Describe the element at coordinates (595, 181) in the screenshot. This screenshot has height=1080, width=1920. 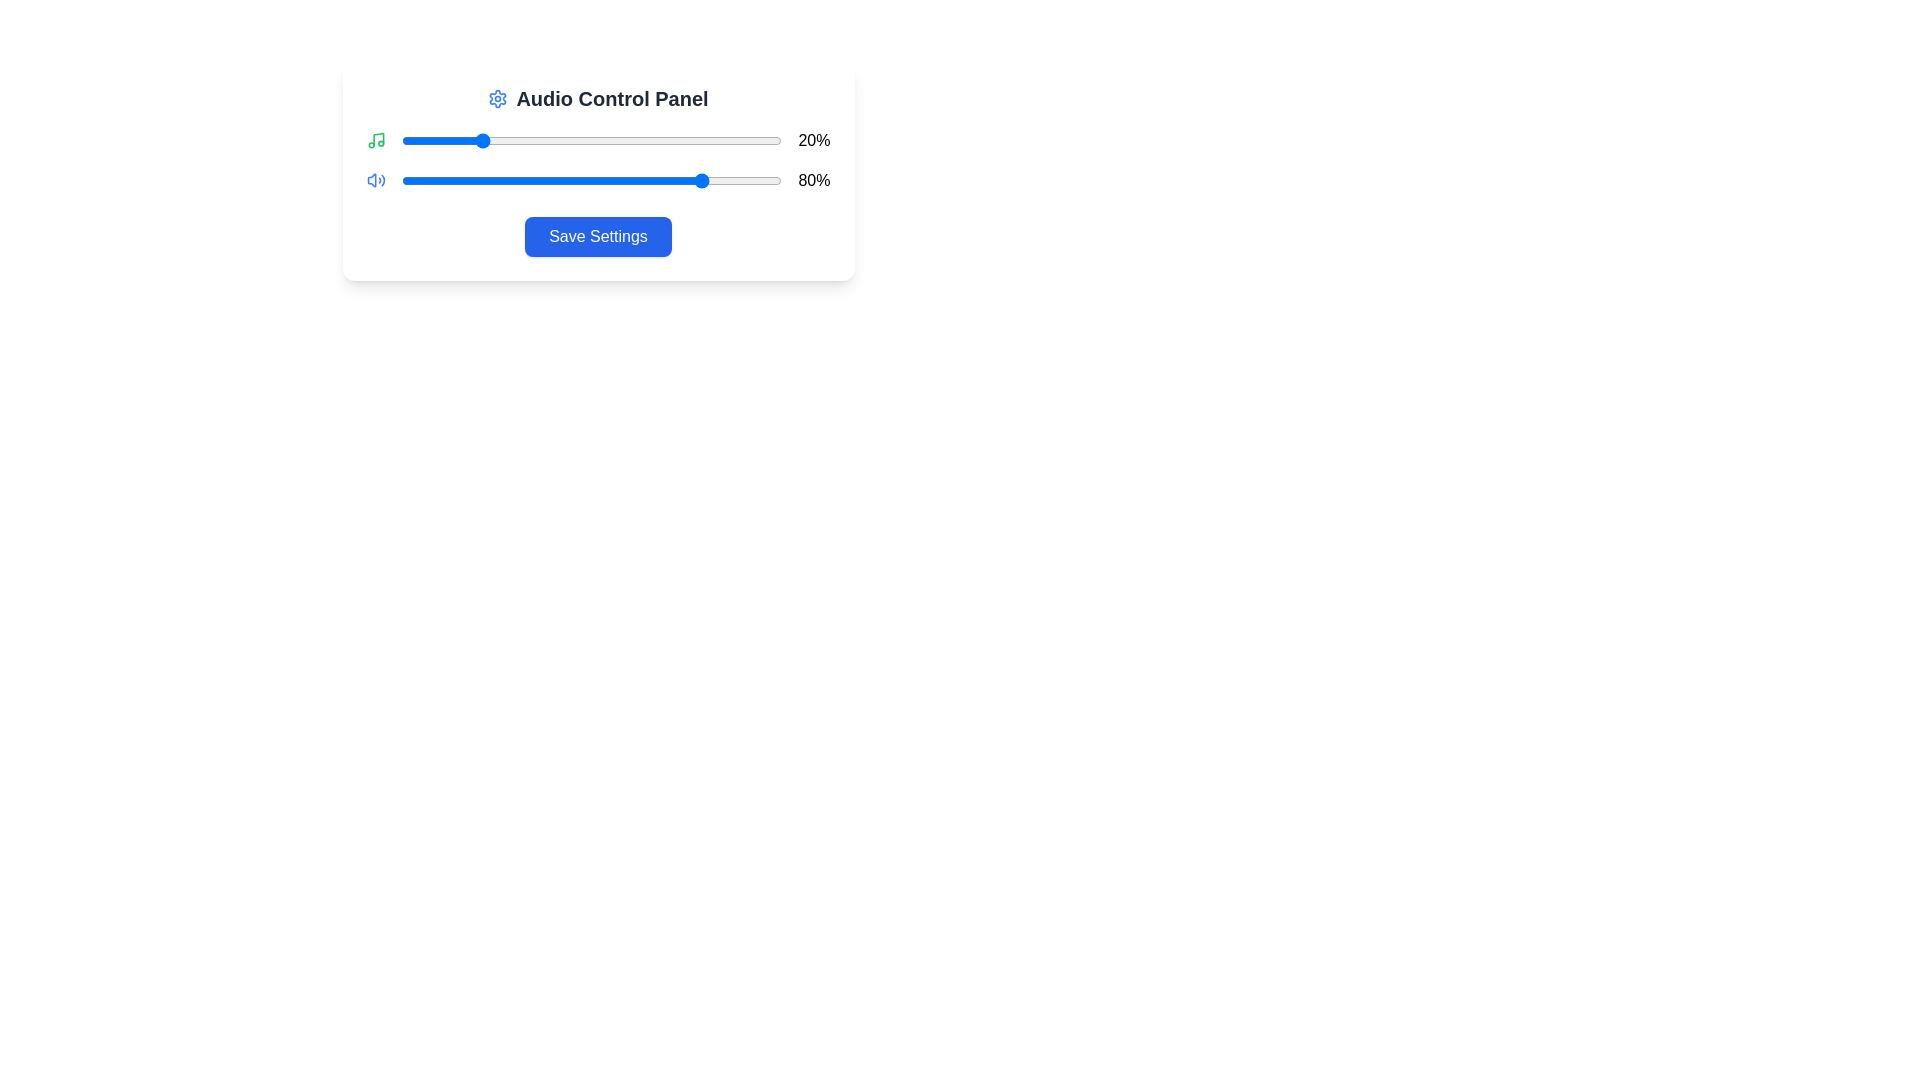
I see `the second volume slider to 51%` at that location.